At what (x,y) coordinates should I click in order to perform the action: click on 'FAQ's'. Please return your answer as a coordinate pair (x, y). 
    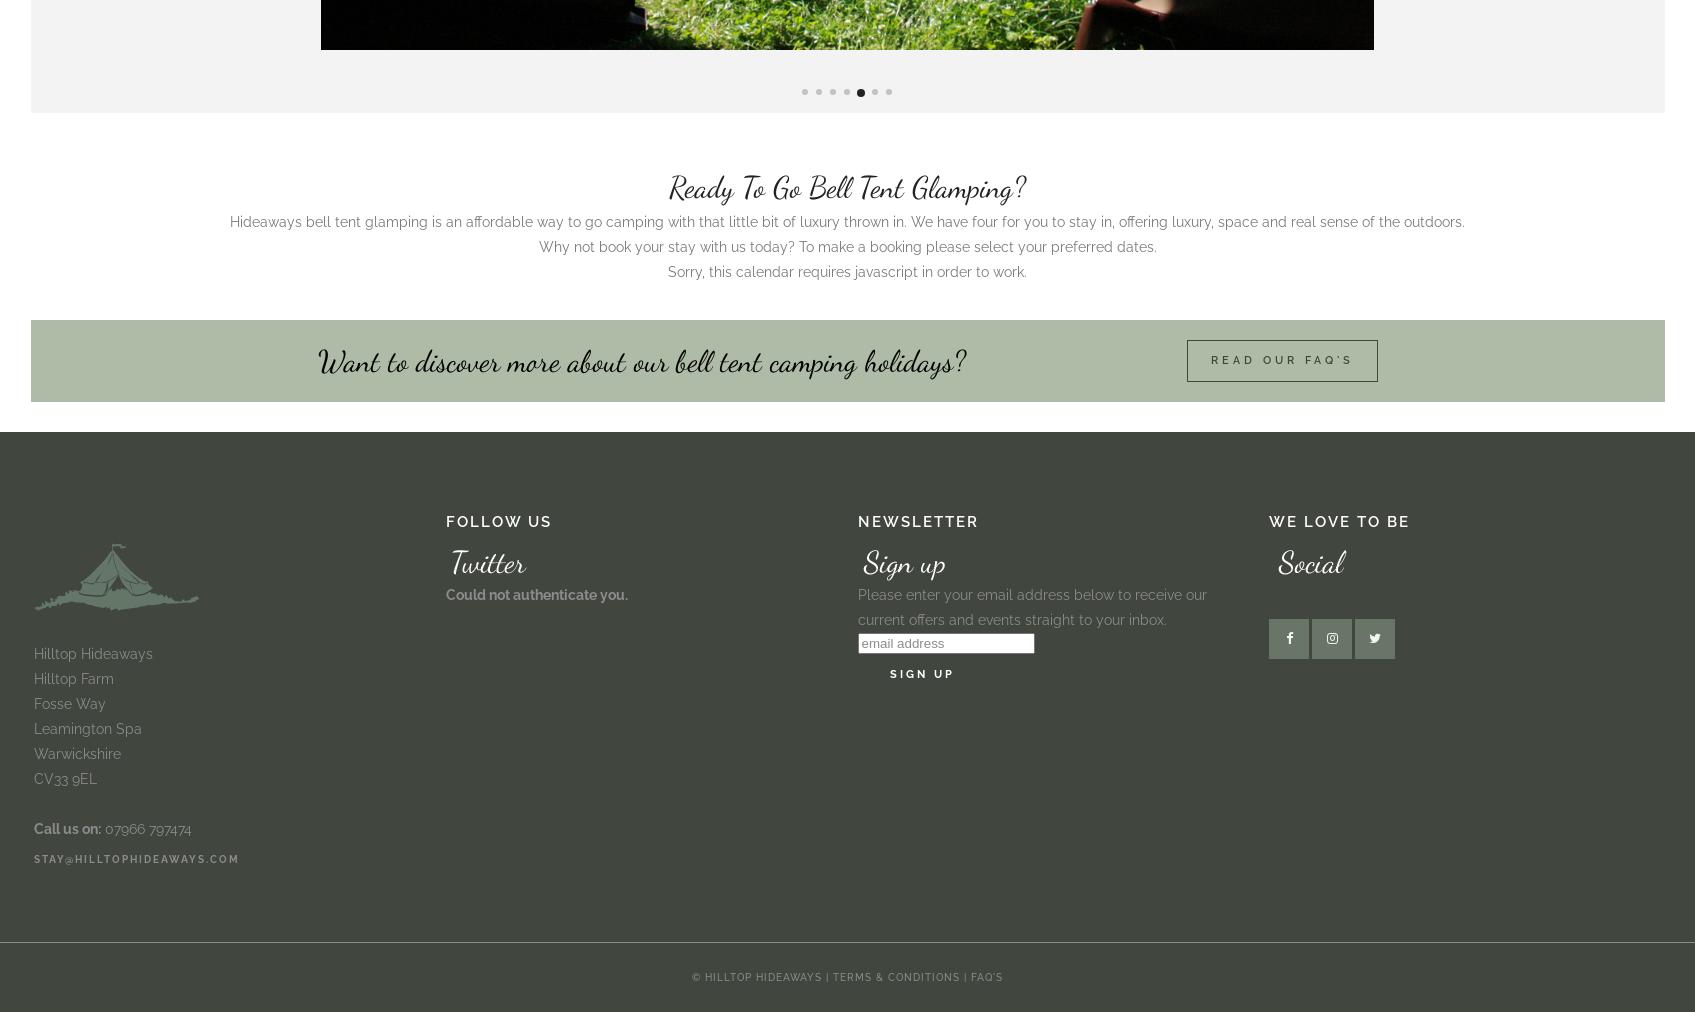
    Looking at the image, I should click on (985, 977).